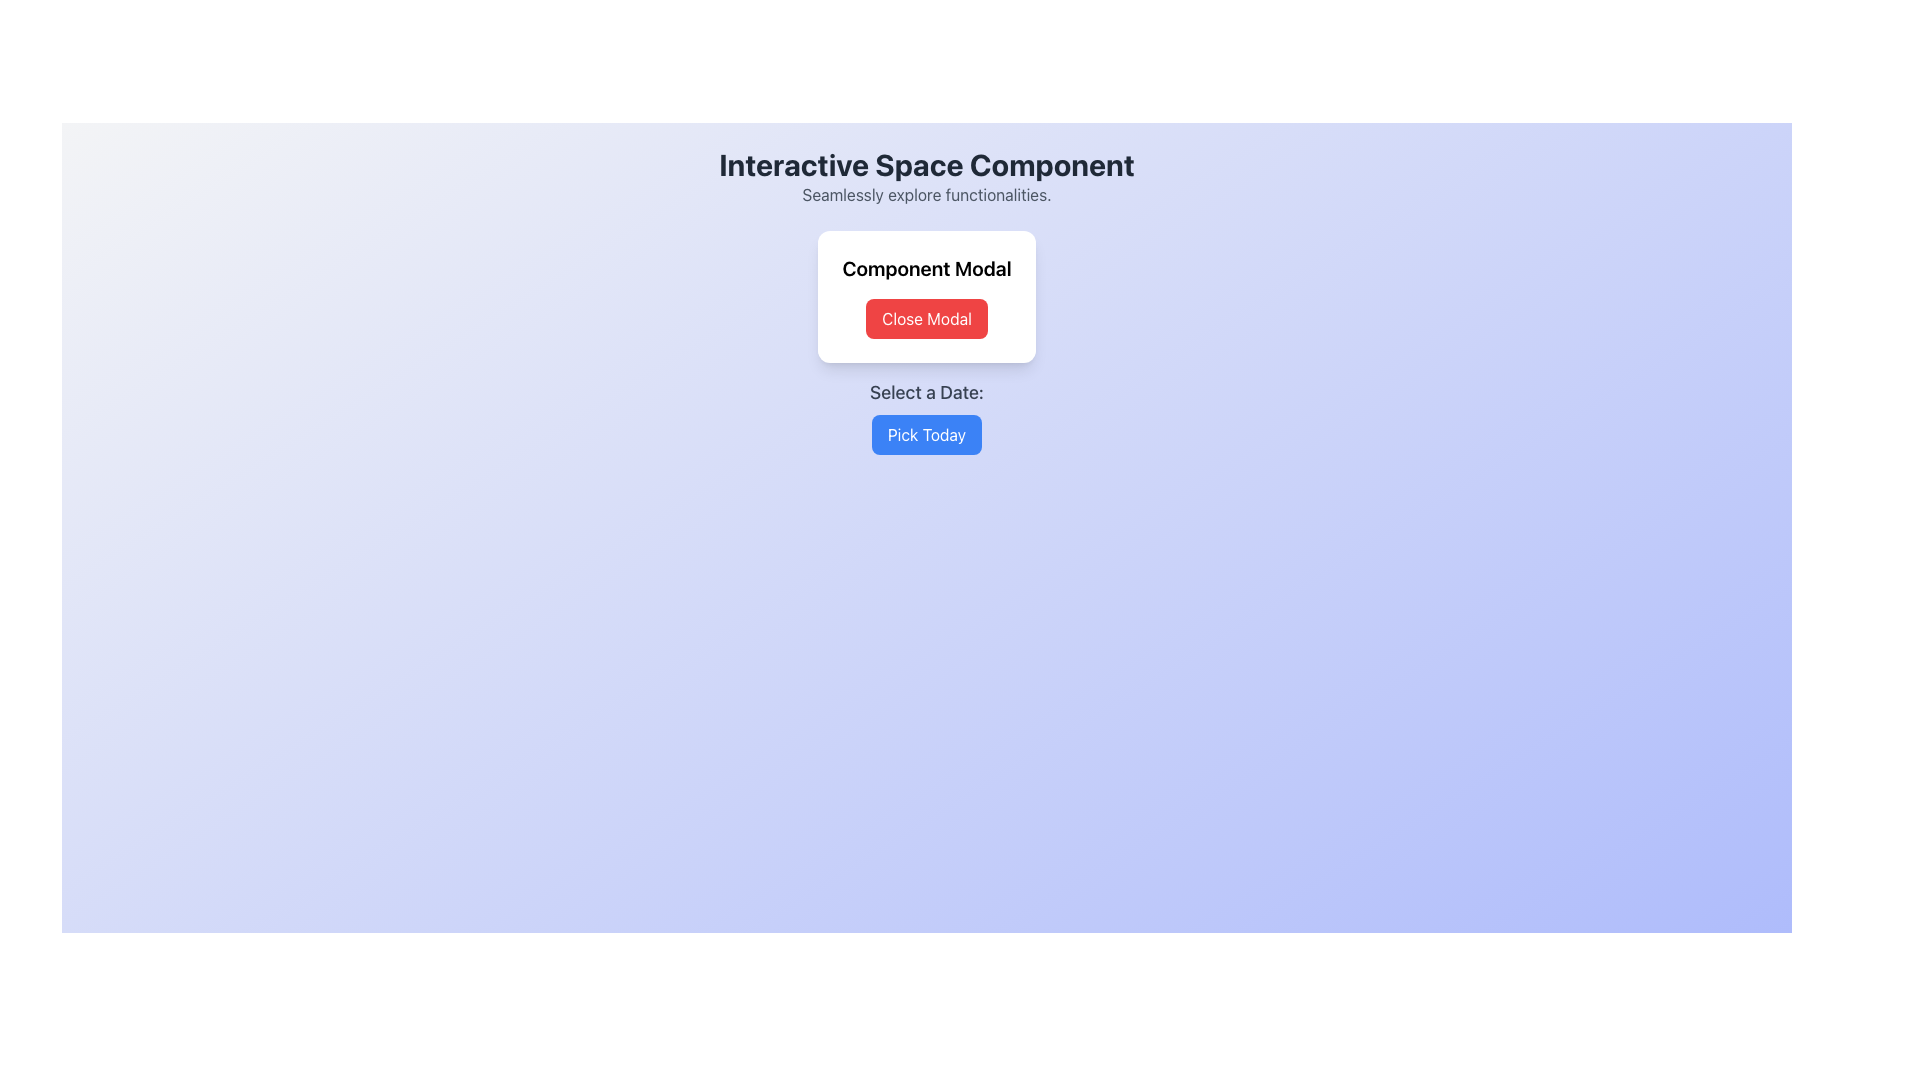  I want to click on the subtitle text "Seamlessly explore functionalities," which is displayed in gray color and positioned directly beneath the heading "Interactive Space Component.", so click(925, 195).